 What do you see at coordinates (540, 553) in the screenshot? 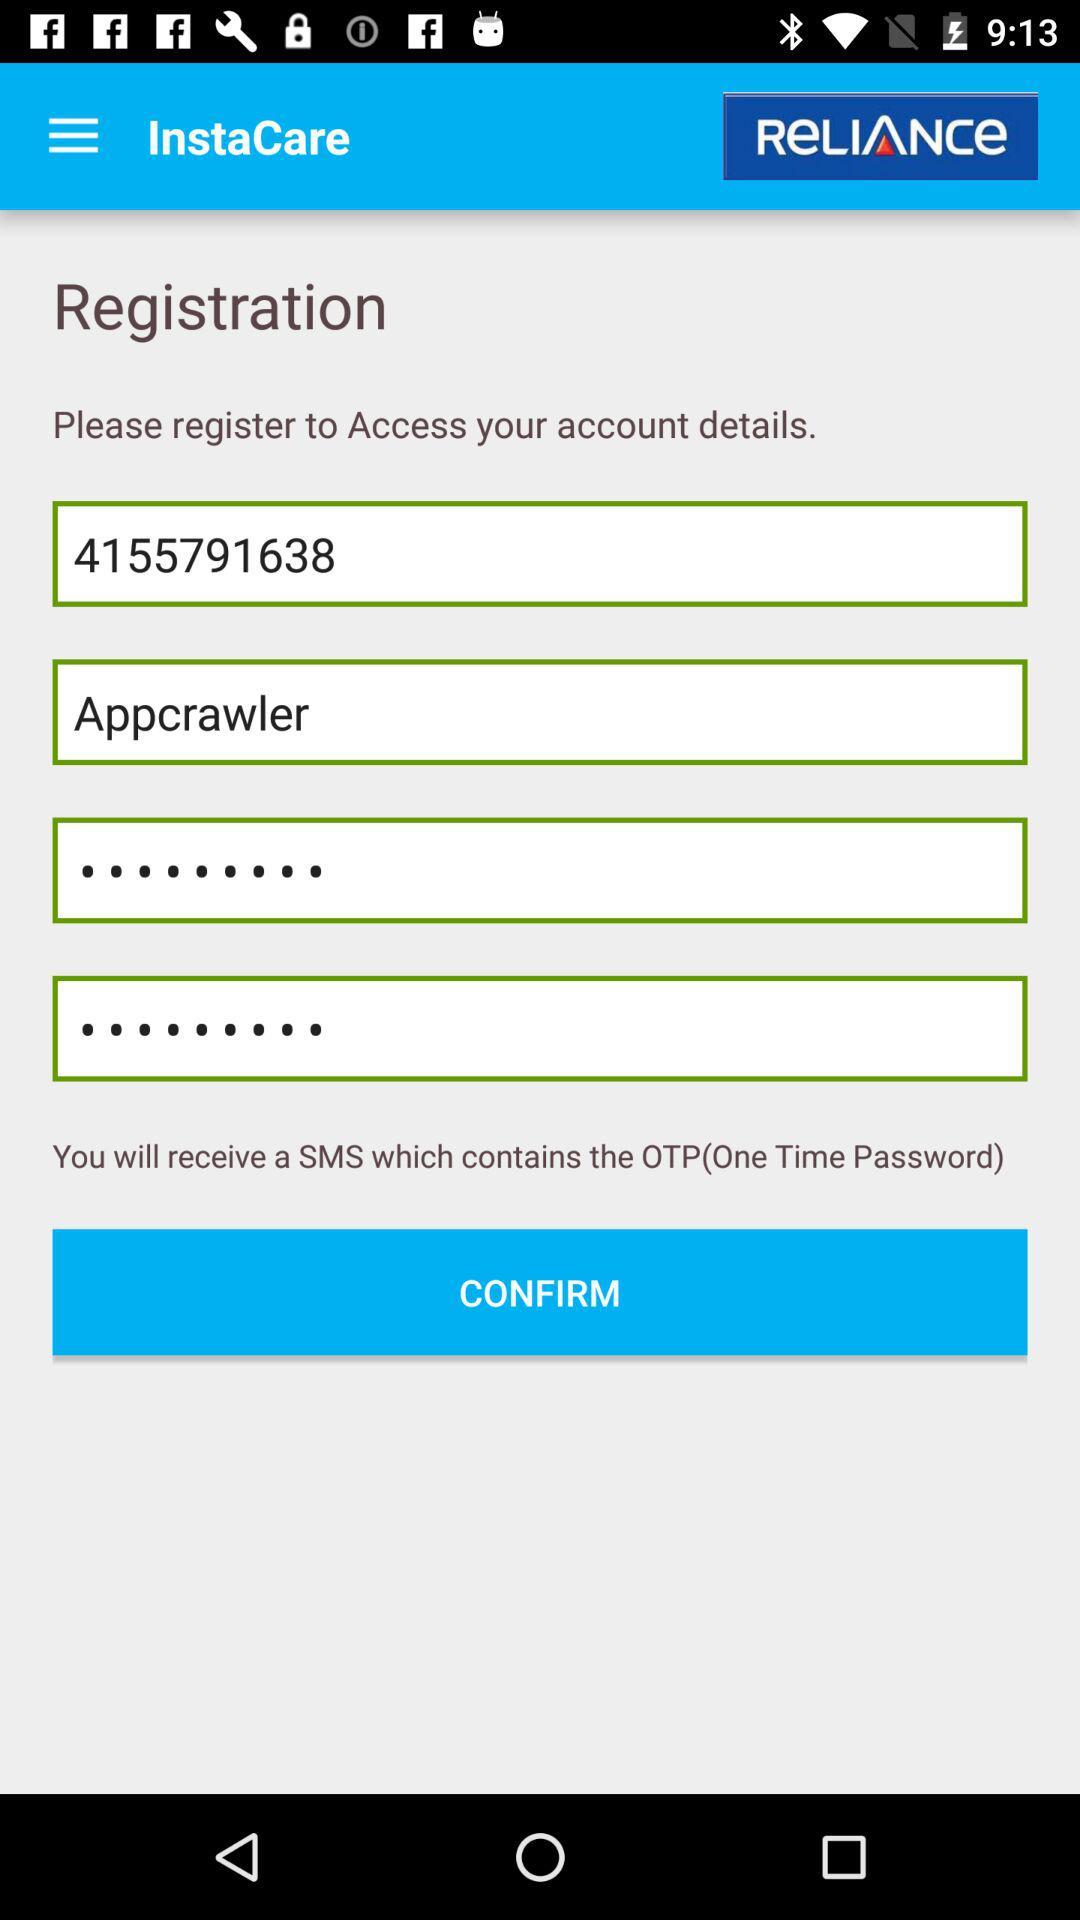
I see `item below the please register to item` at bounding box center [540, 553].